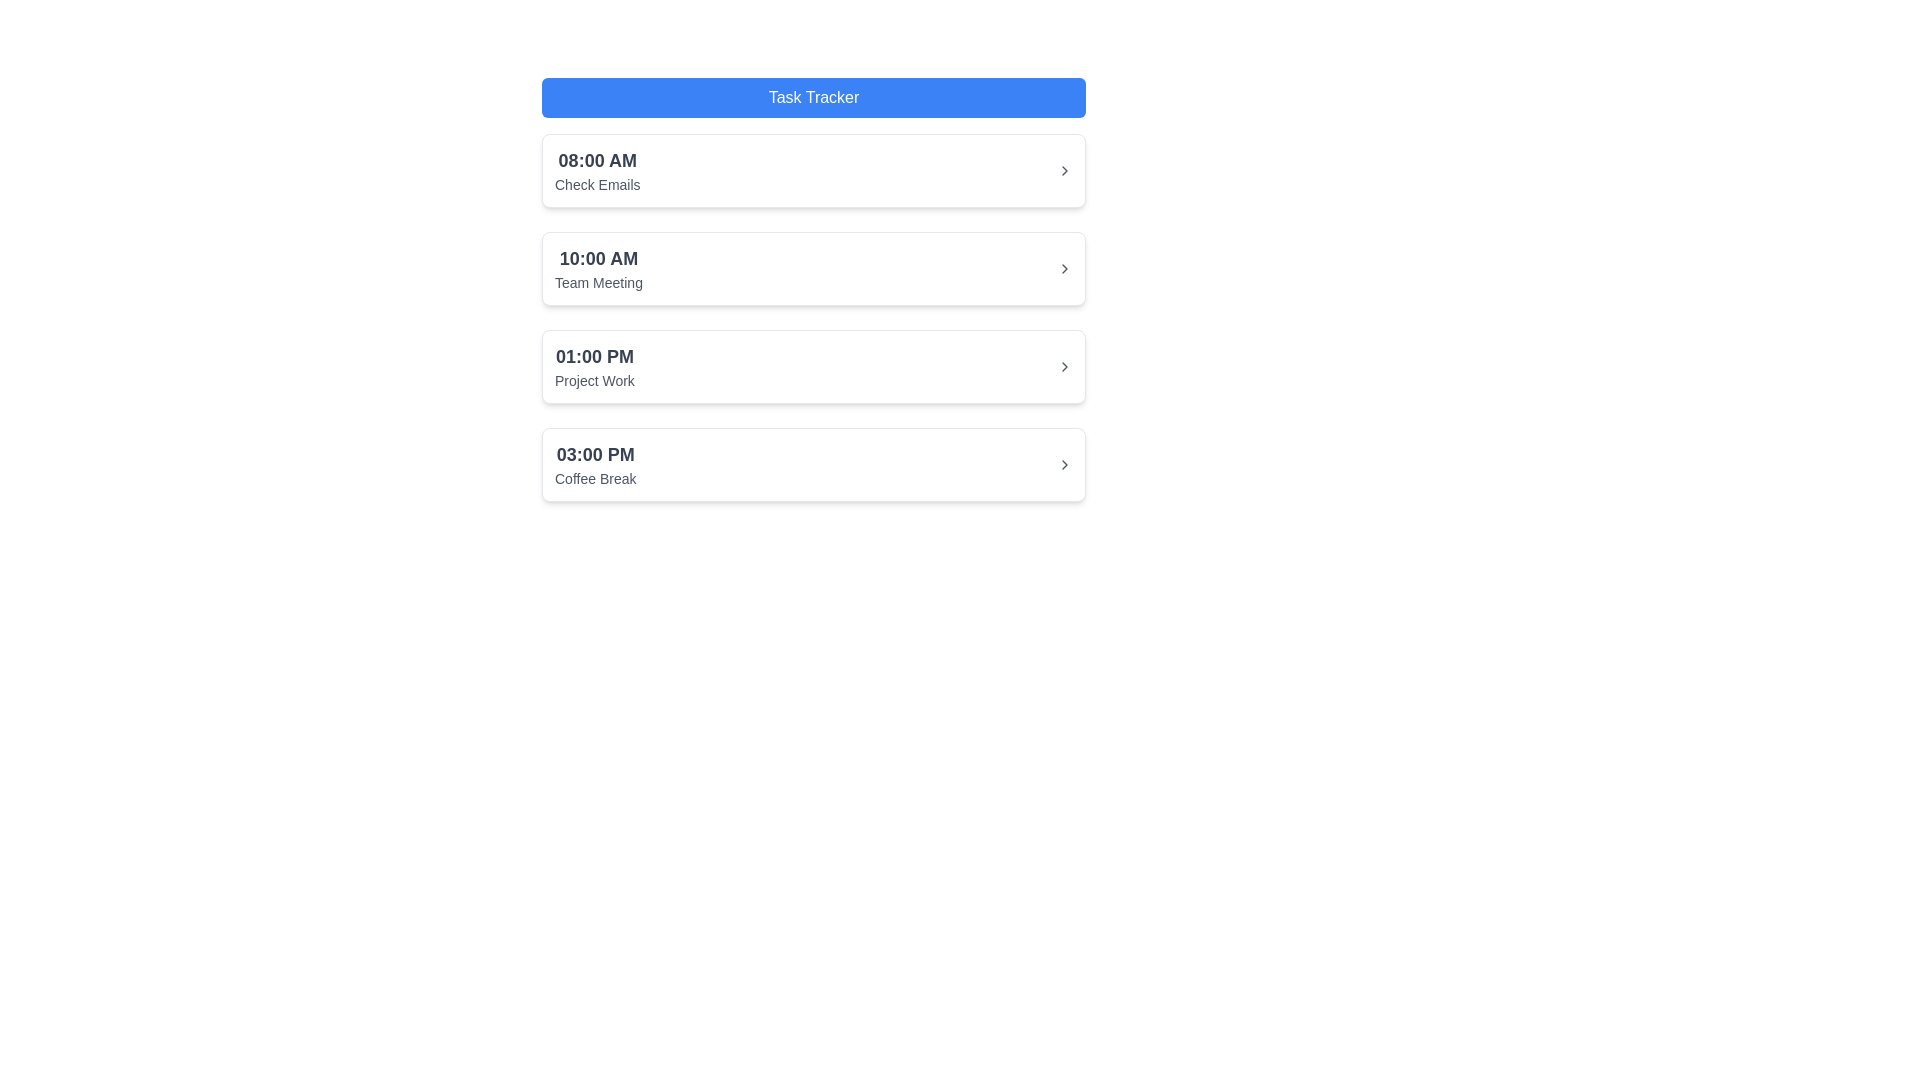  Describe the element at coordinates (814, 289) in the screenshot. I see `the schedule entry for the team meeting at 10:00 AM` at that location.